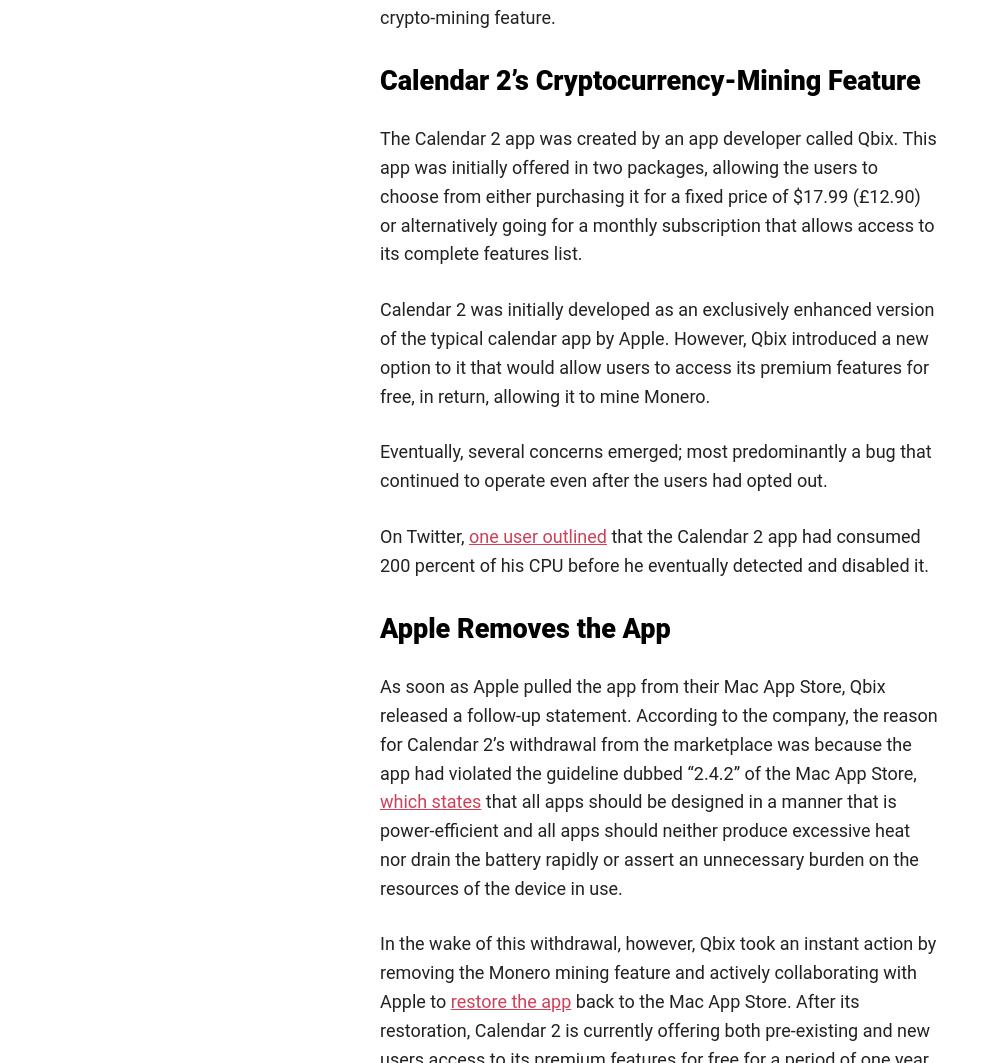 Image resolution: width=1000 pixels, height=1063 pixels. Describe the element at coordinates (424, 534) in the screenshot. I see `'On Twitter,'` at that location.